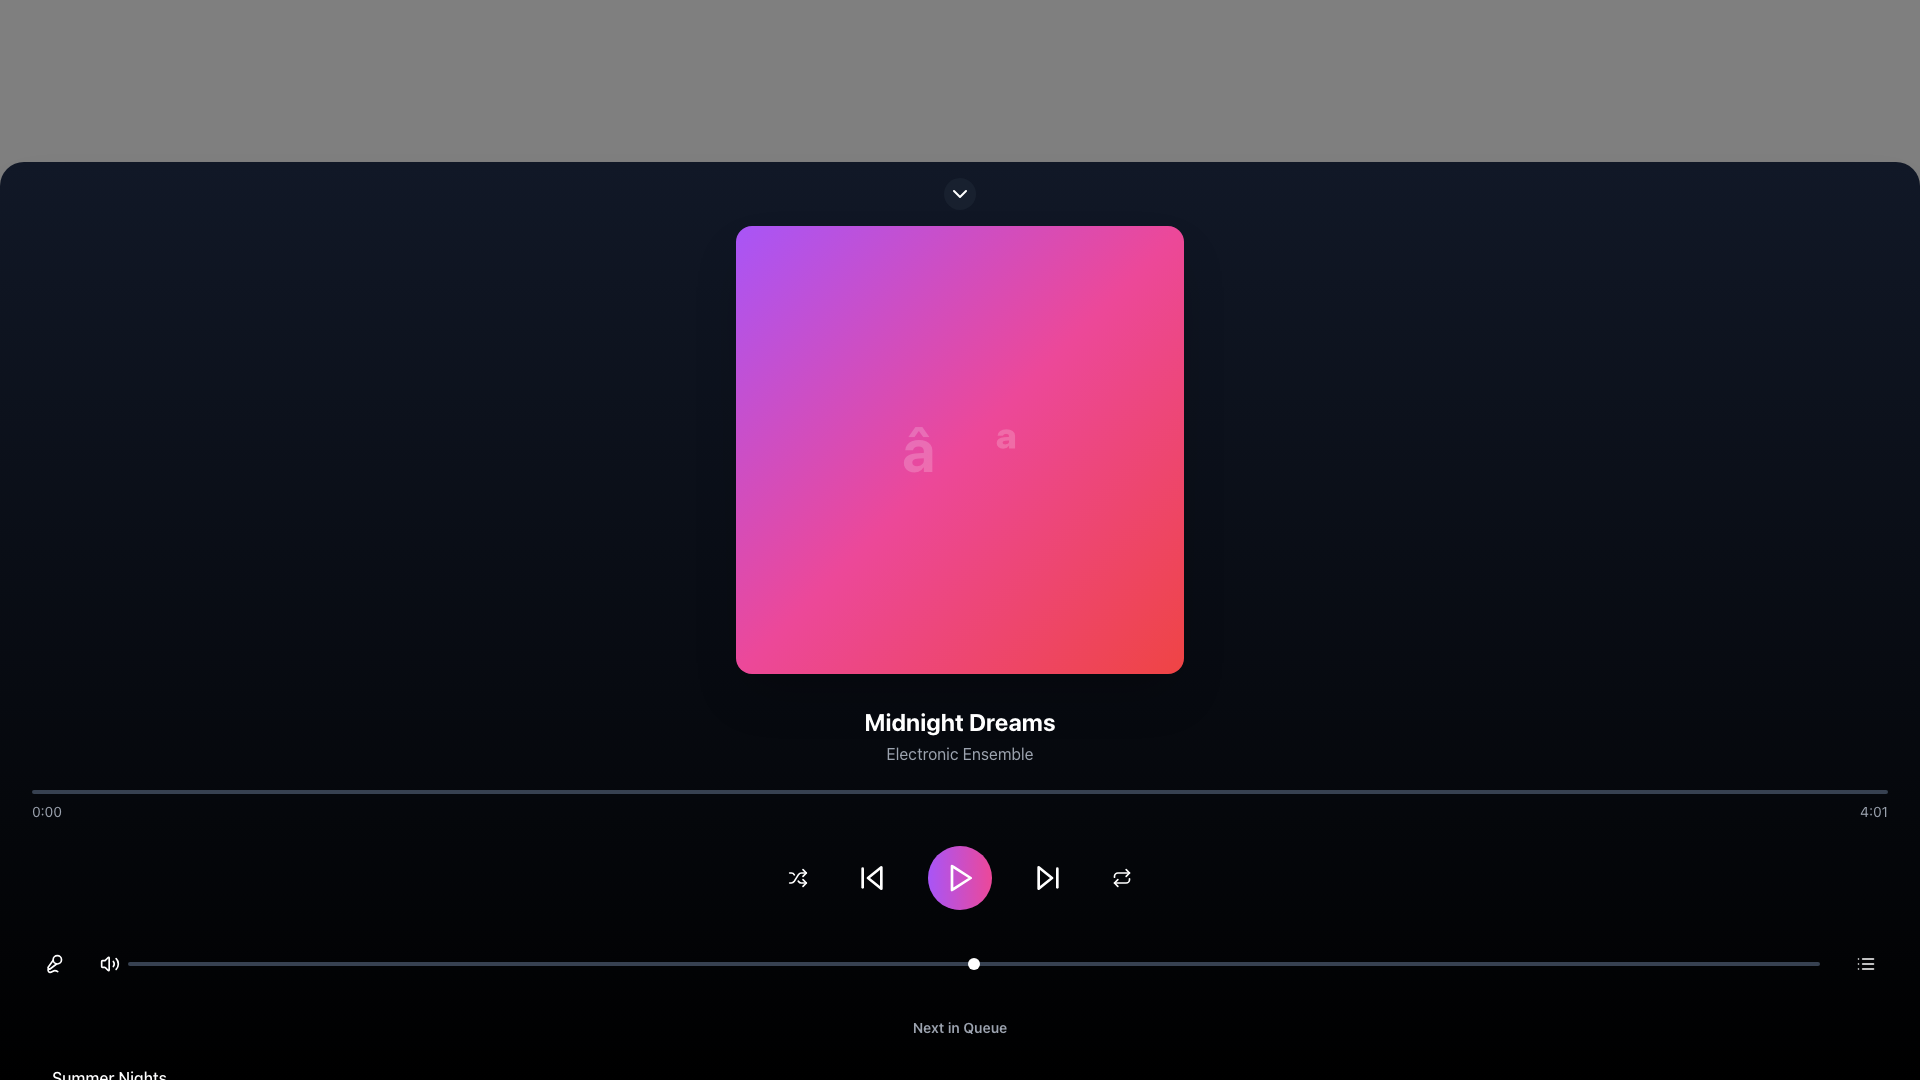  I want to click on the button with a backward arrow icon, located in the bottom control section, second from the left, so click(872, 877).